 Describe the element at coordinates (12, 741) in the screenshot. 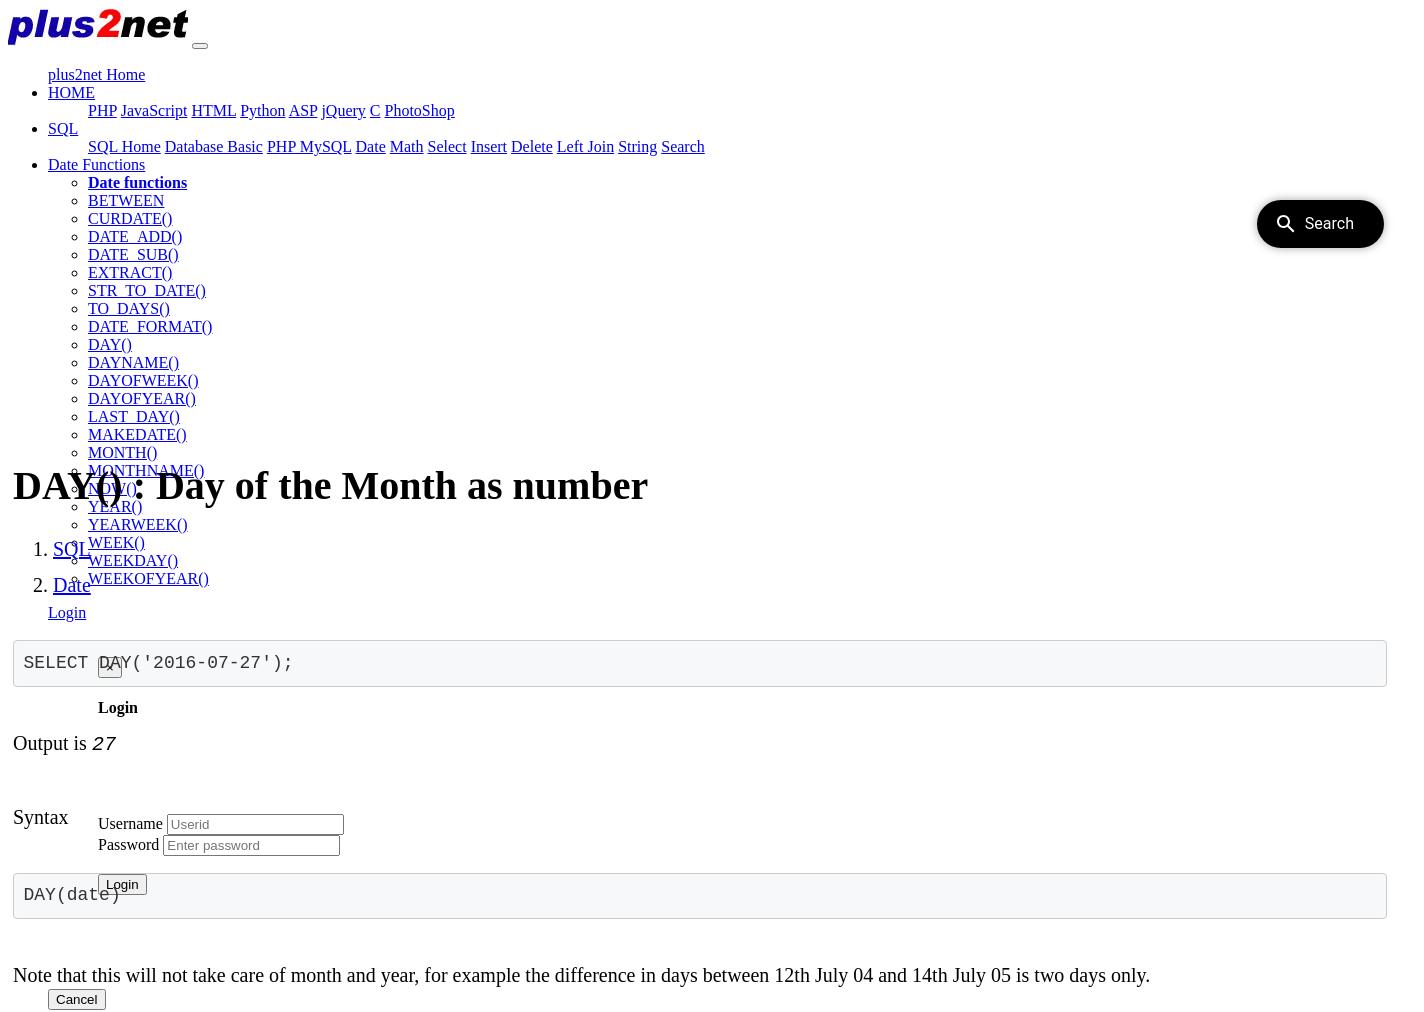

I see `'Output is'` at that location.